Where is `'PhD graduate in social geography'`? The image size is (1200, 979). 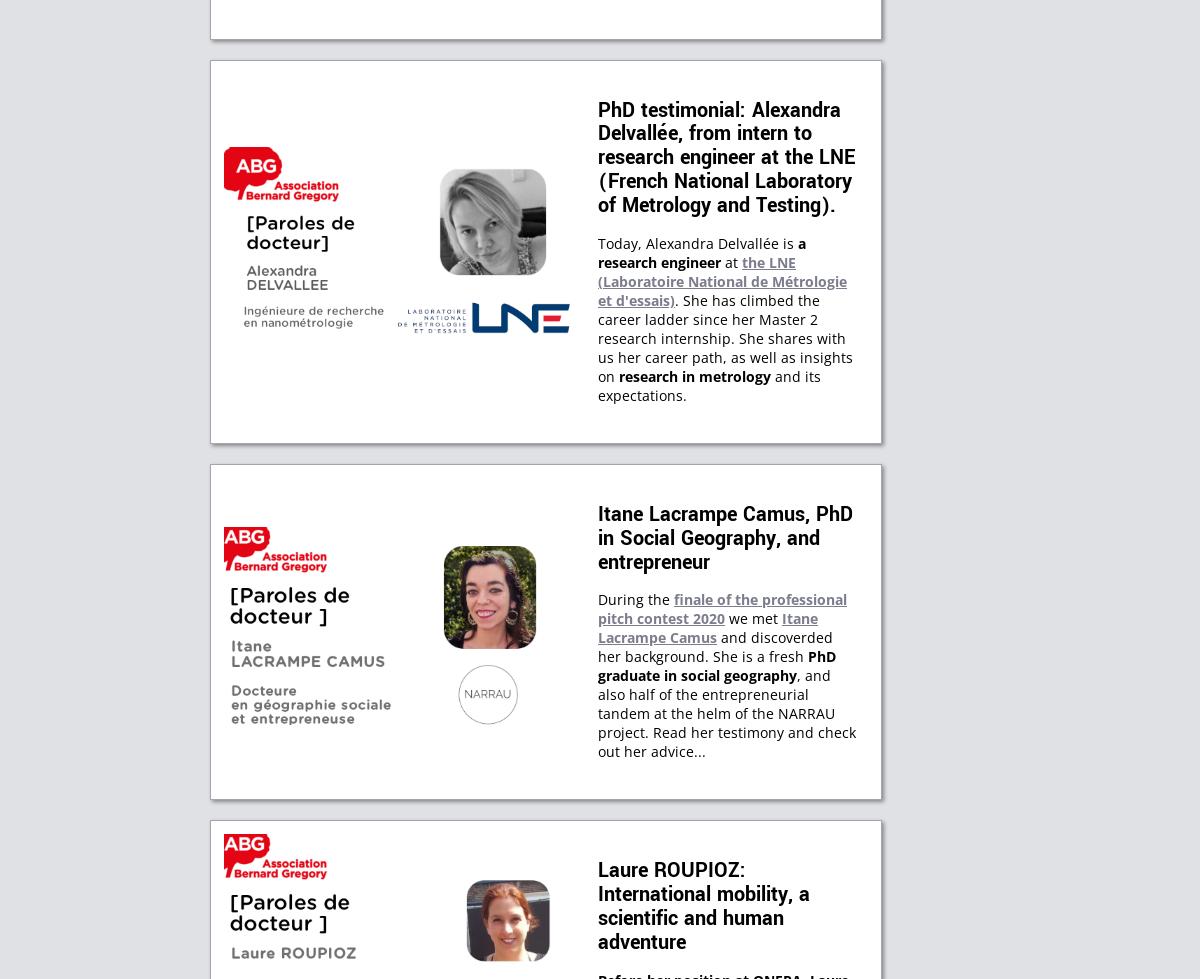 'PhD graduate in social geography' is located at coordinates (717, 665).